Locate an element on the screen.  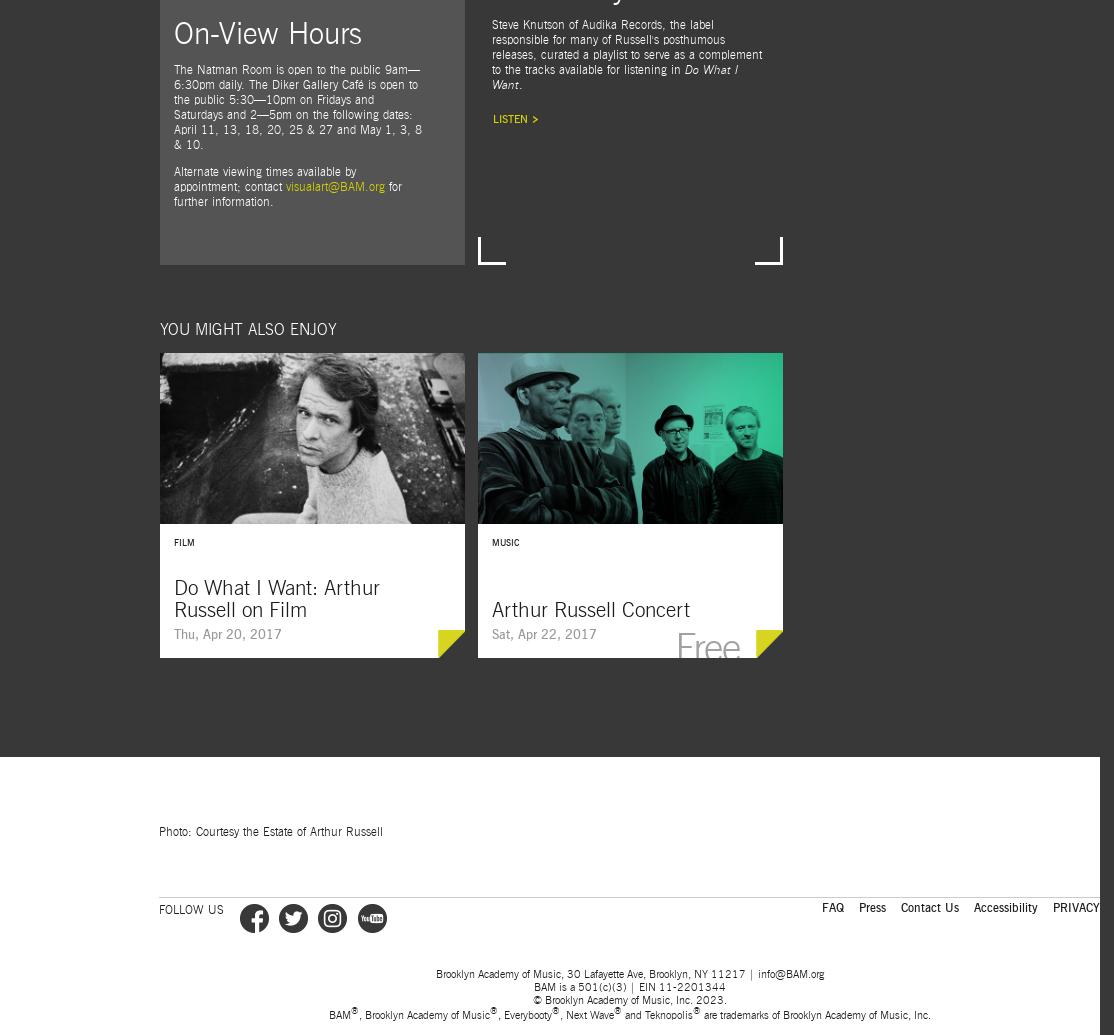
'© Brooklyn Academy of Music, Inc. 2023.' is located at coordinates (628, 999).